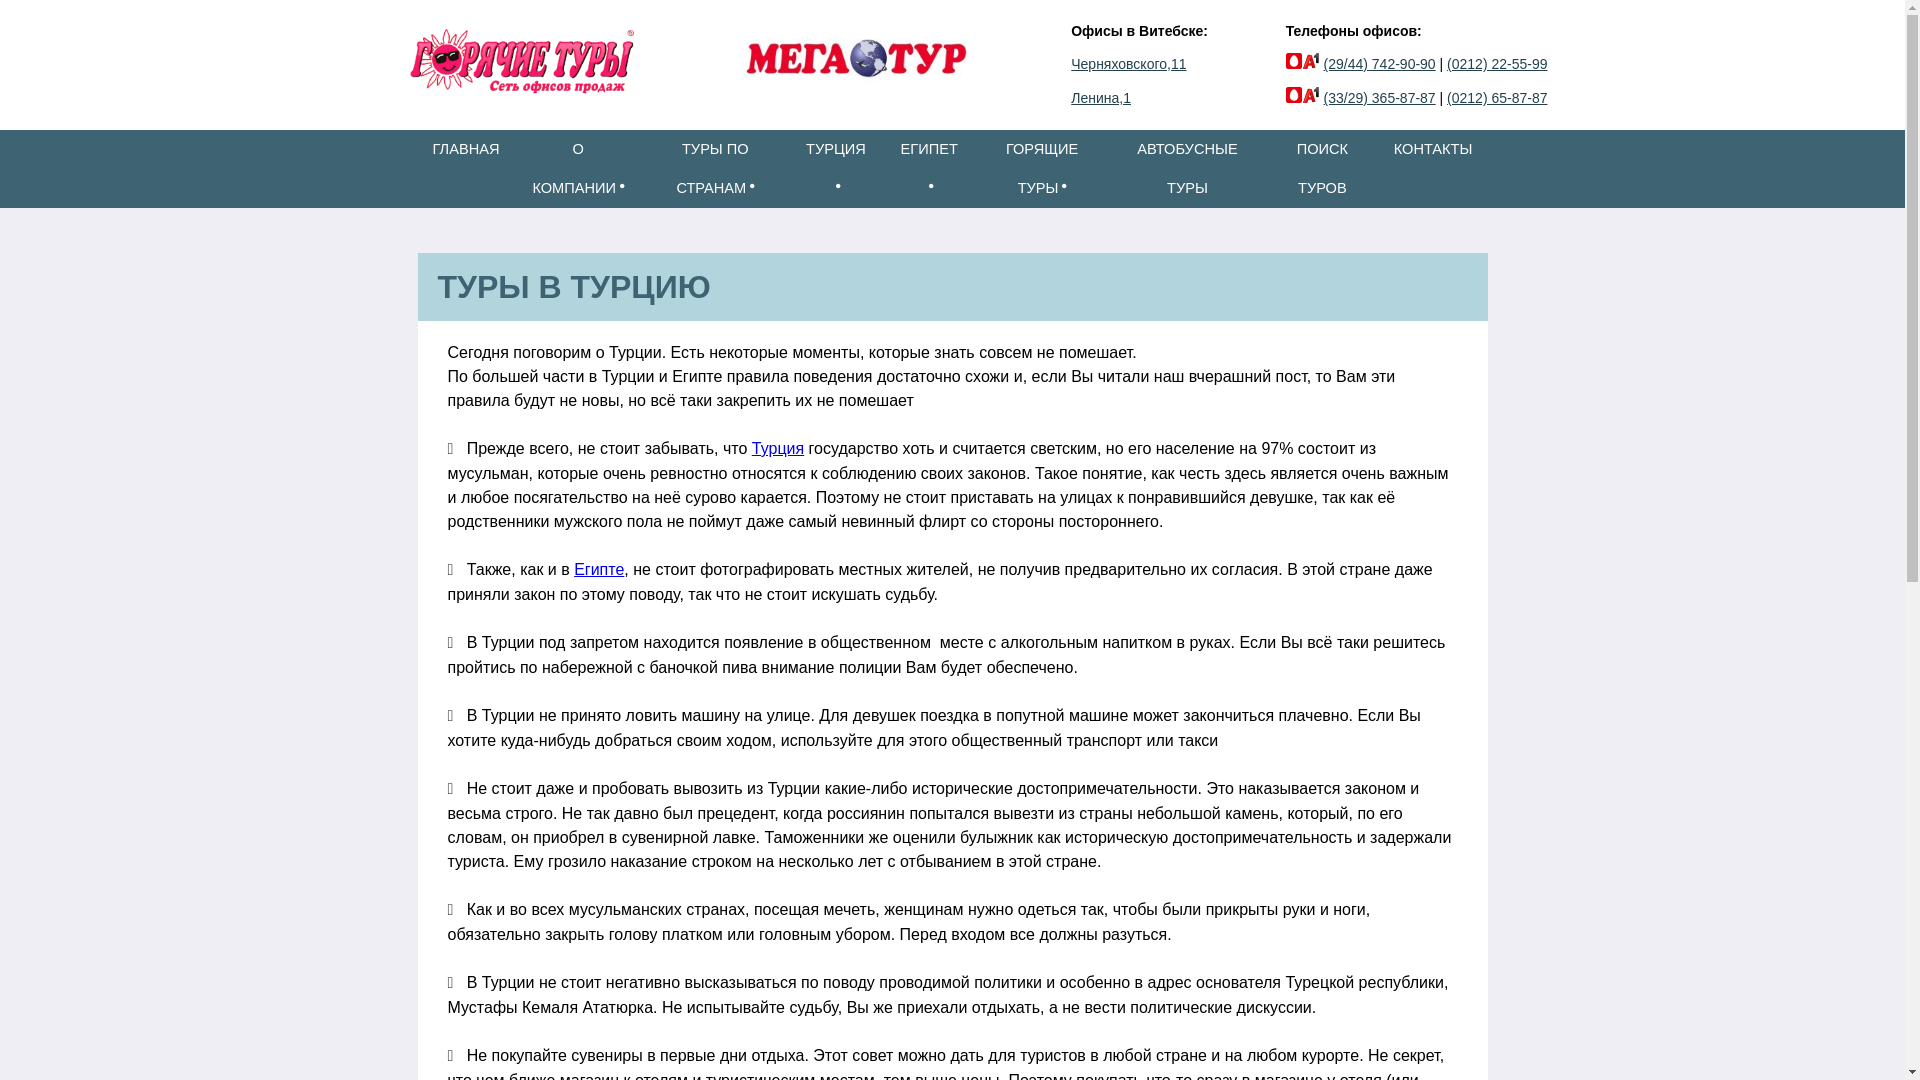 The width and height of the screenshot is (1920, 1080). I want to click on '(0212) 22-55-99', so click(1497, 63).